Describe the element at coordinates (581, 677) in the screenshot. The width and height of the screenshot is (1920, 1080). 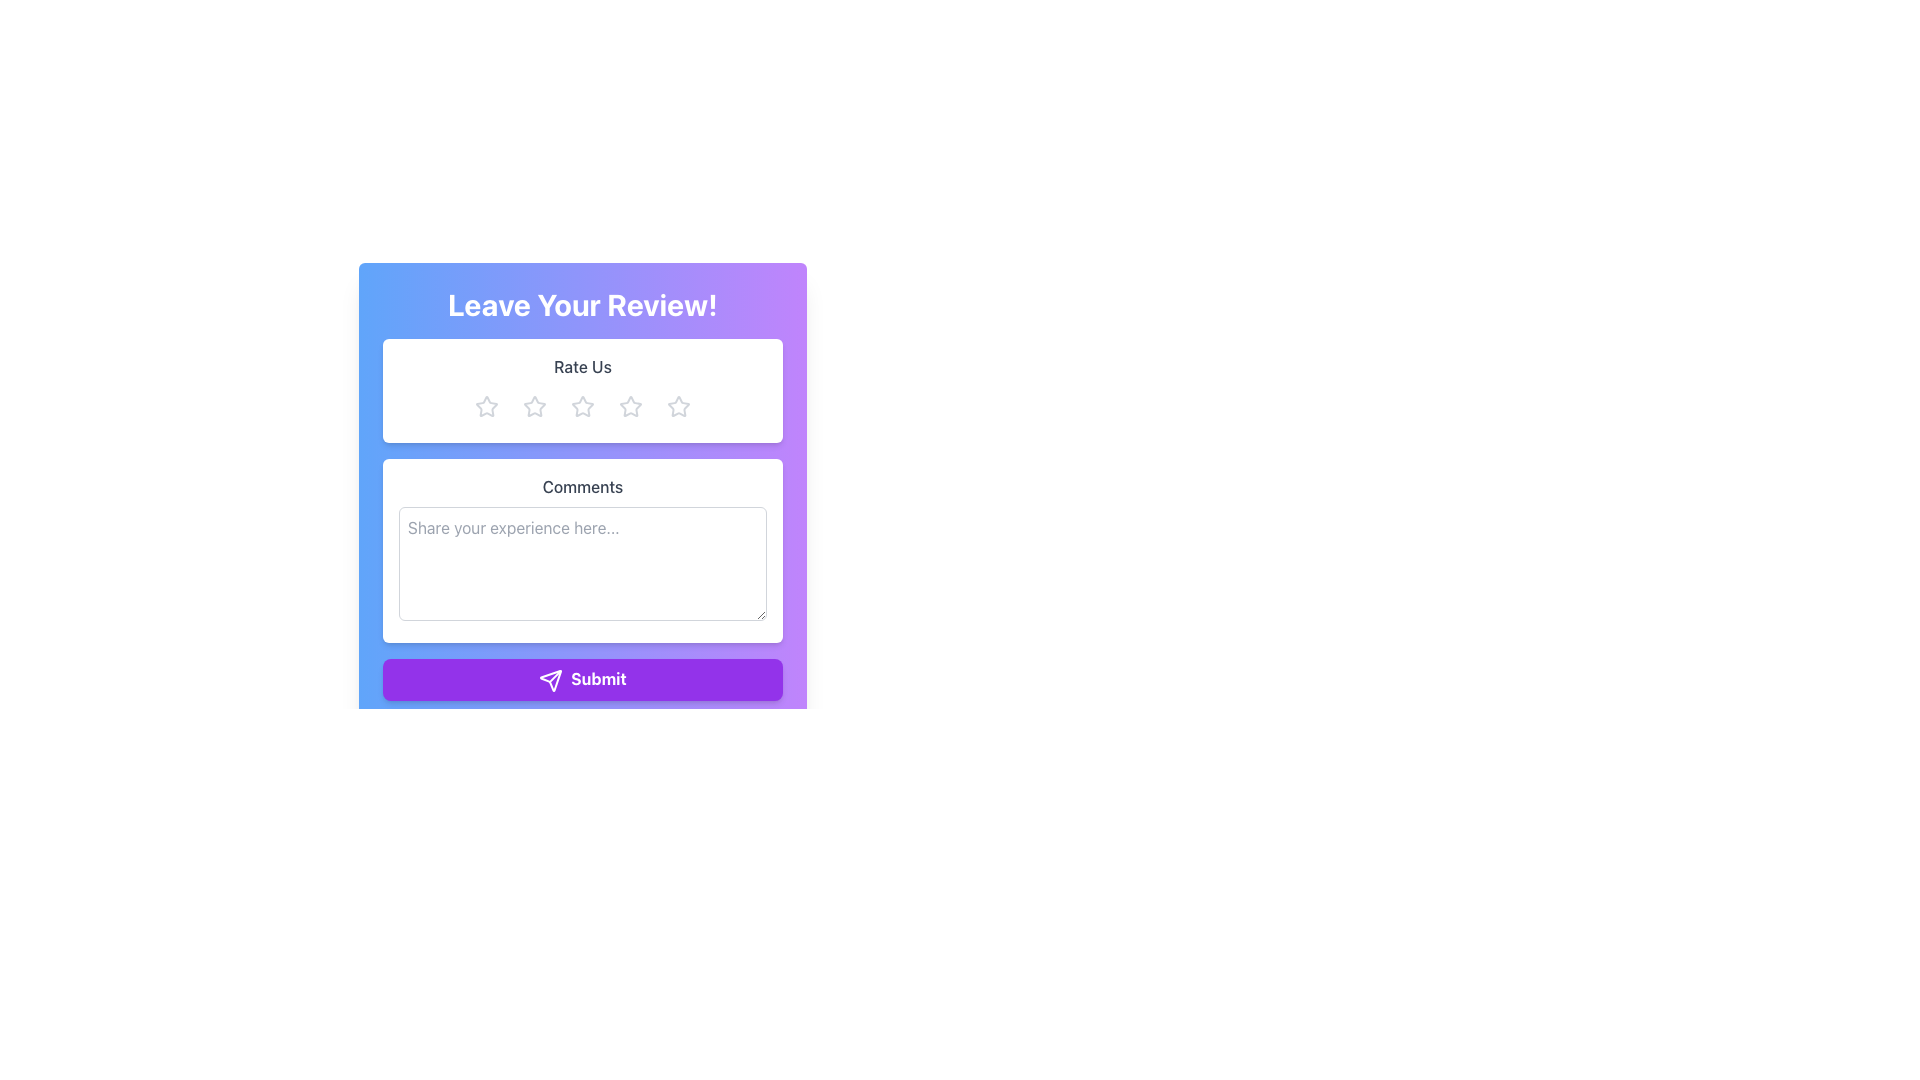
I see `the 'Submit' button, which is a purple rectangular button with rounded corners located at the bottom of the modal interface` at that location.